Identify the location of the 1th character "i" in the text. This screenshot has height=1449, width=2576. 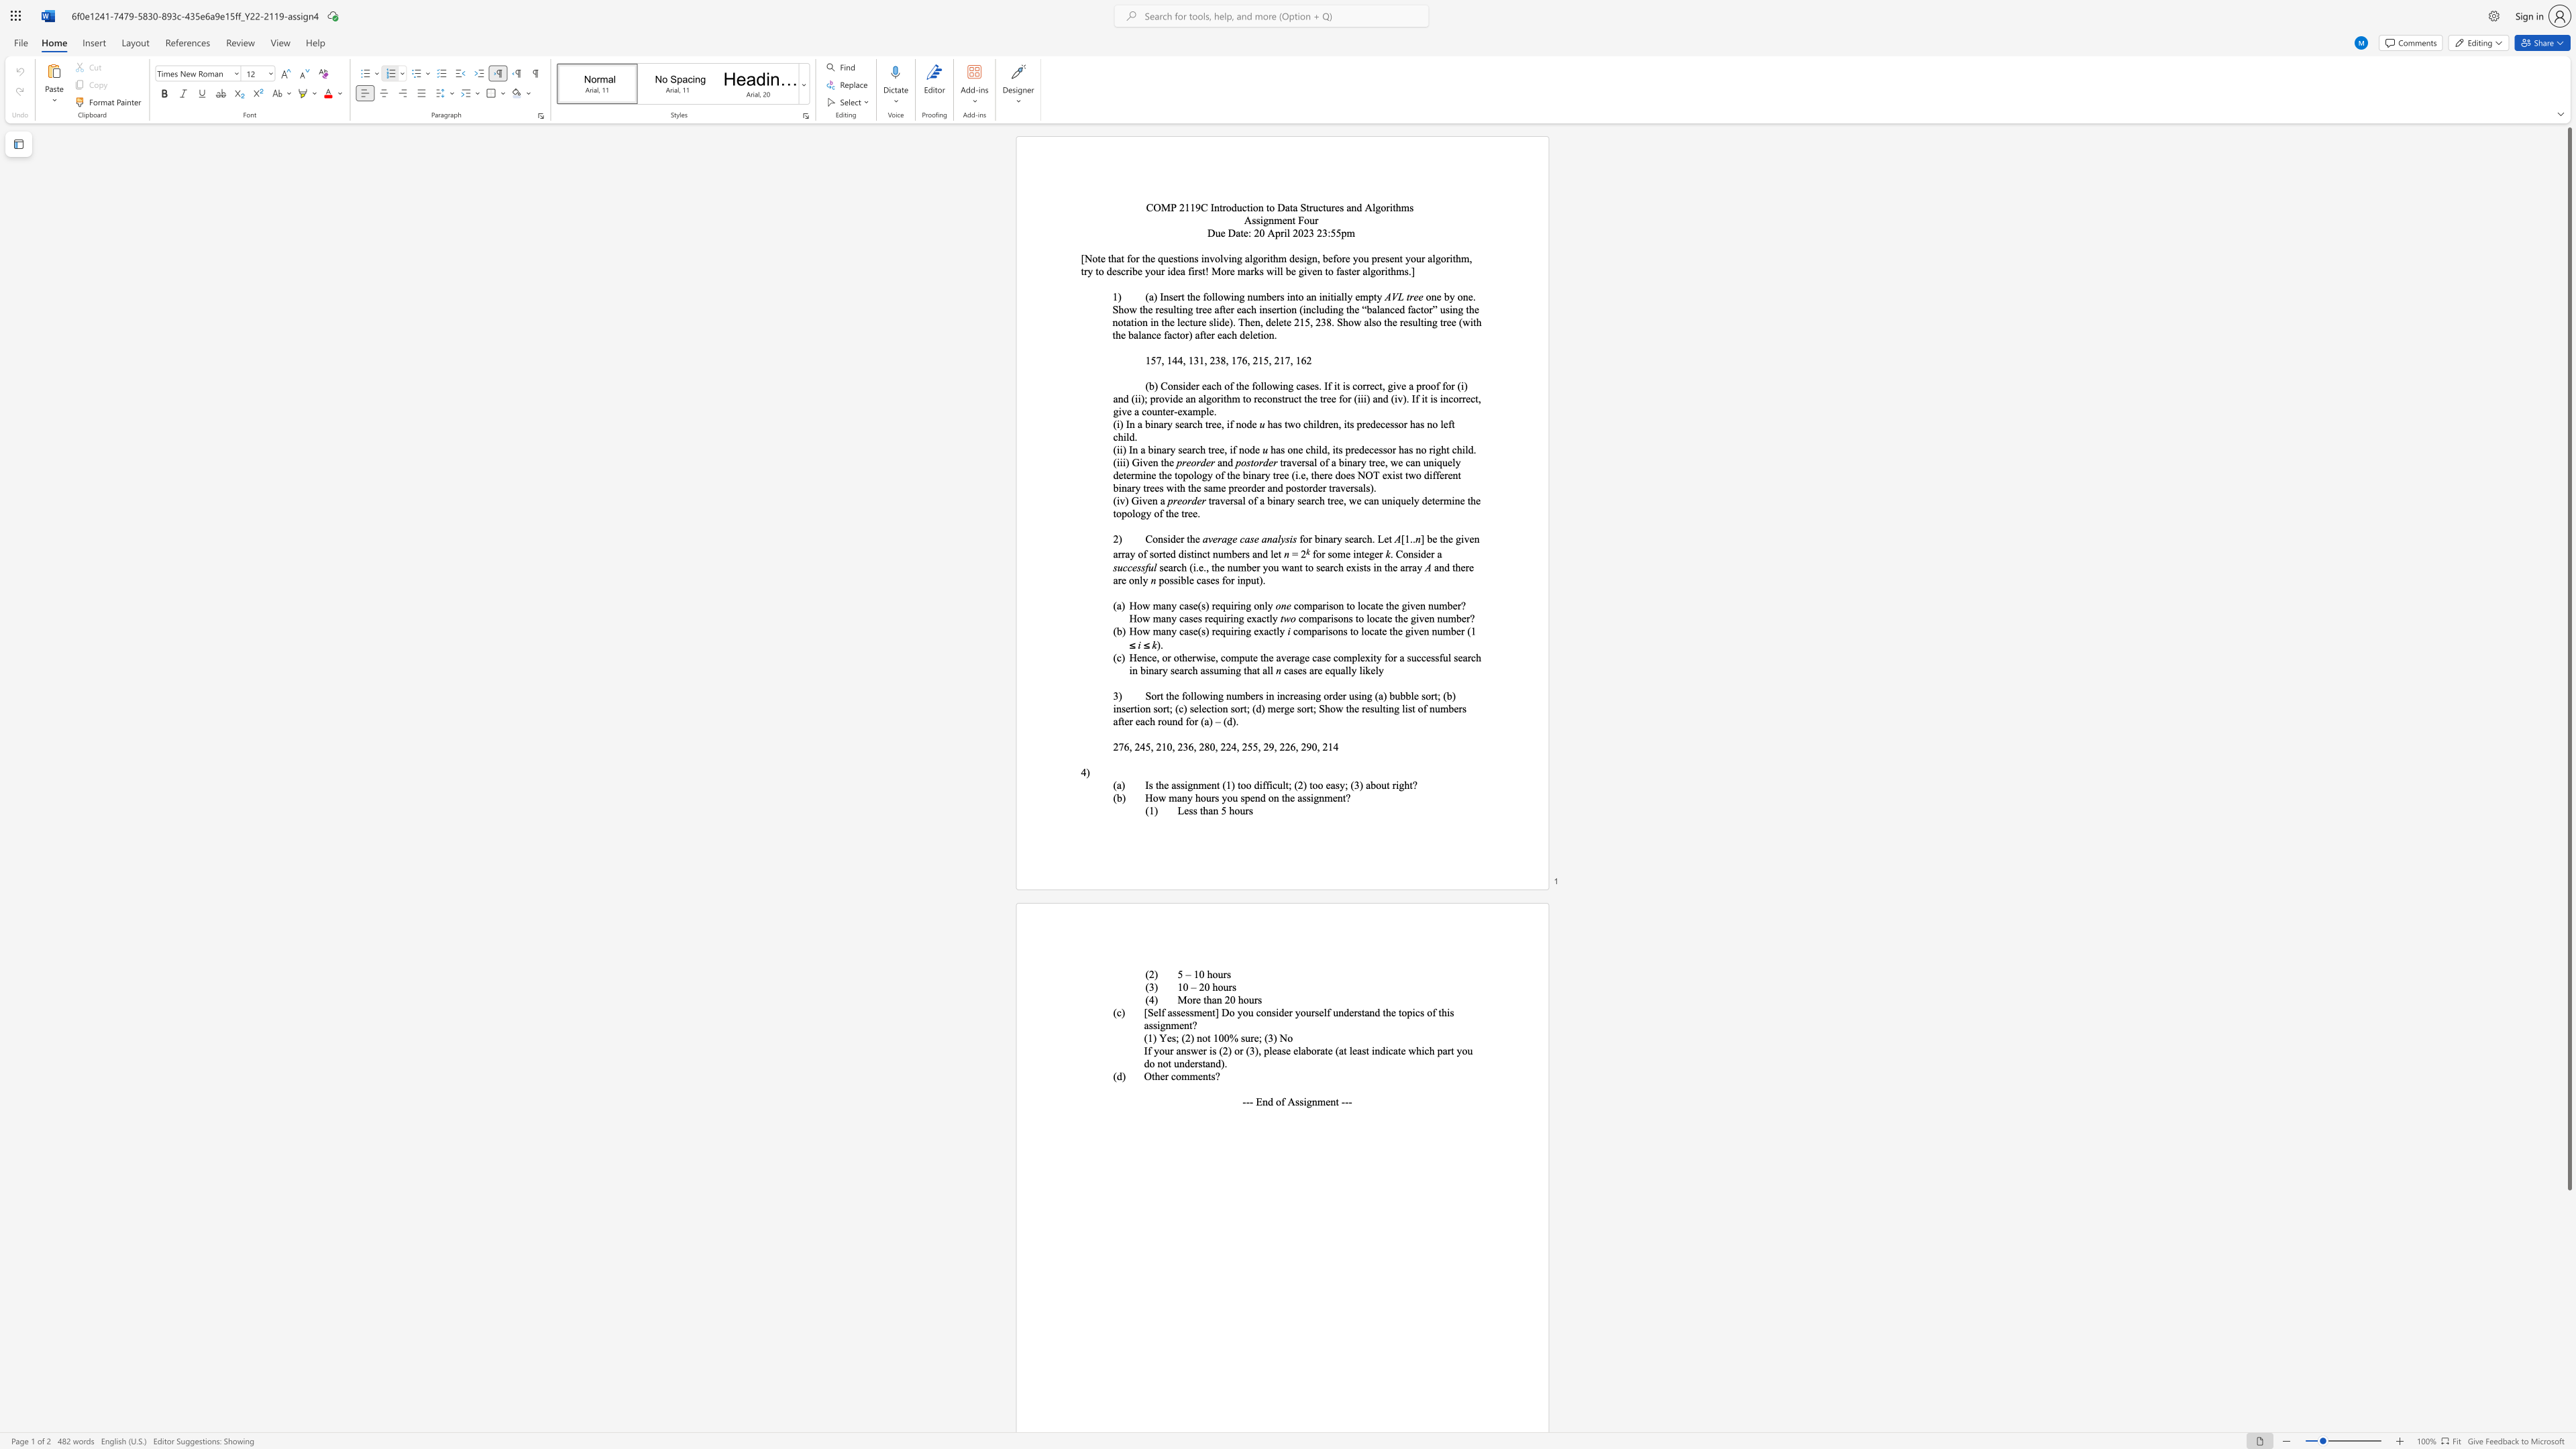
(1312, 797).